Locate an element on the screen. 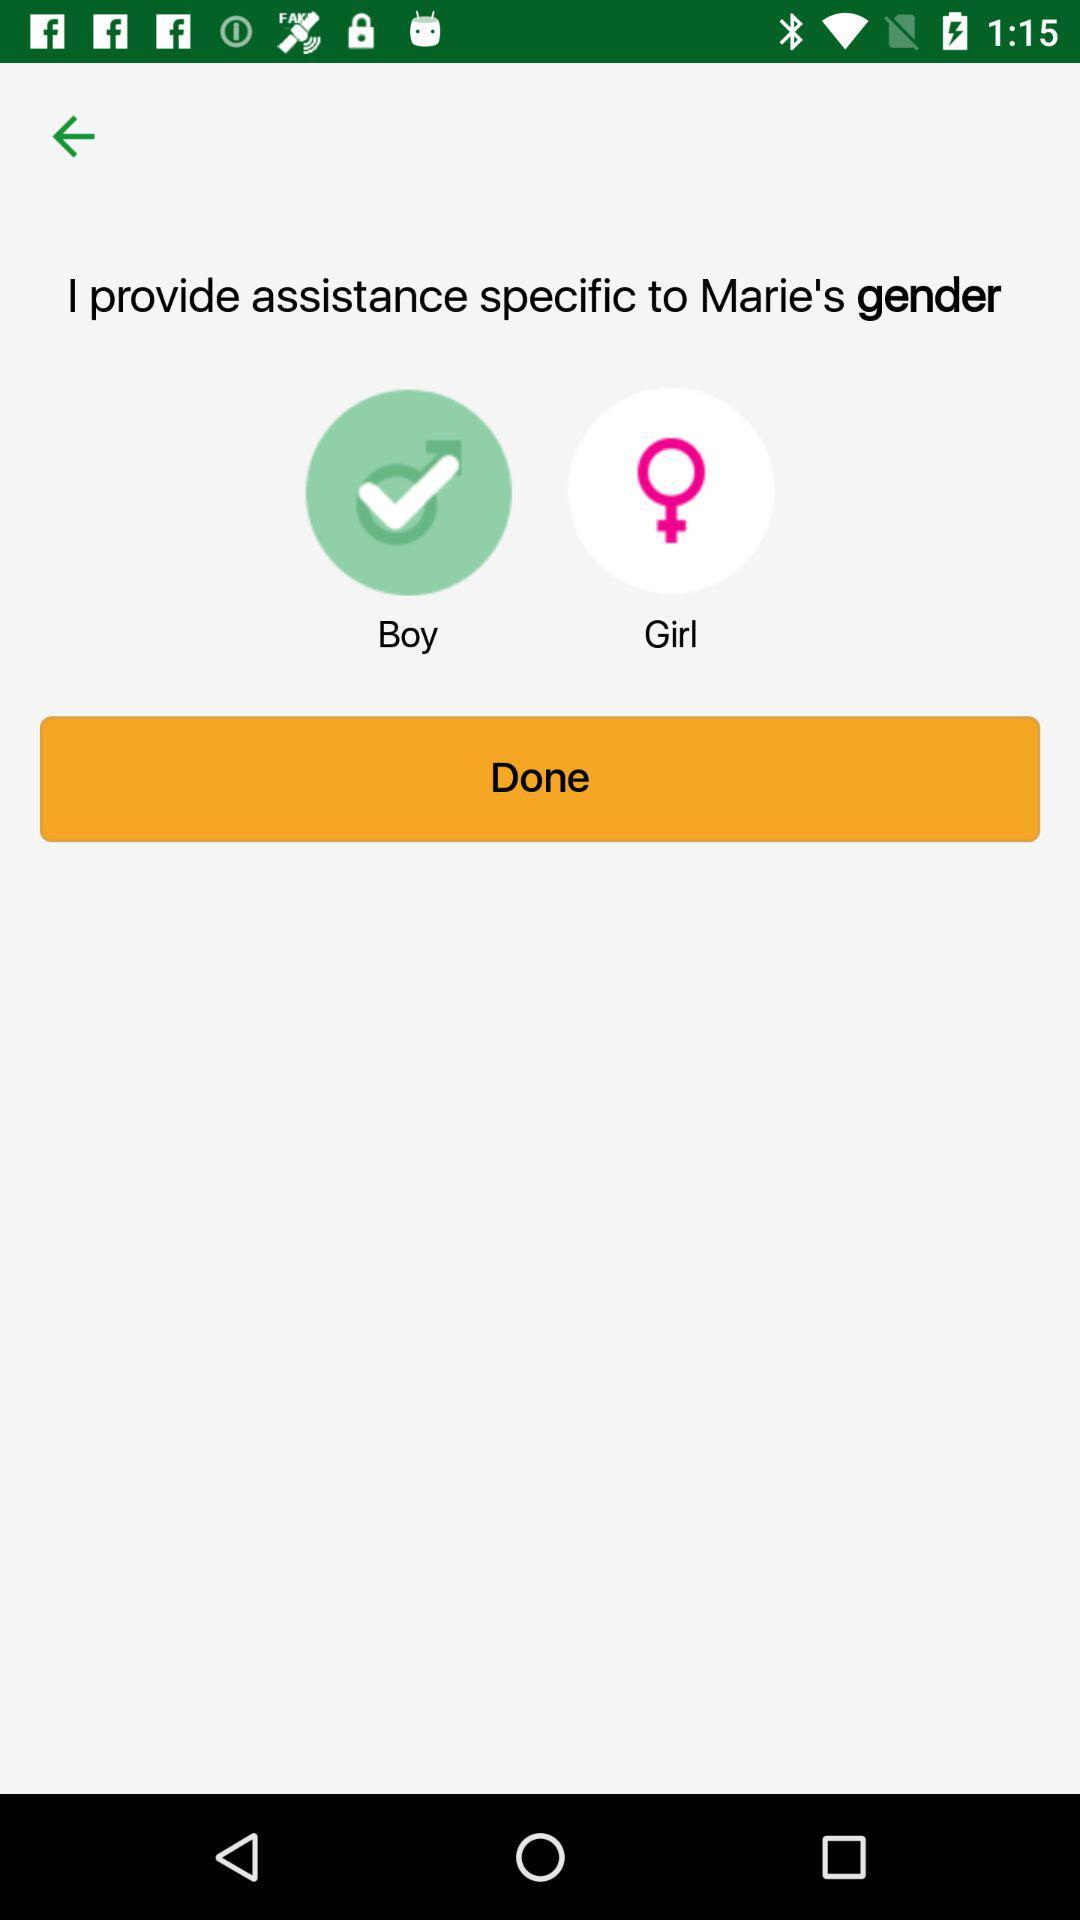  the item at the center is located at coordinates (540, 778).